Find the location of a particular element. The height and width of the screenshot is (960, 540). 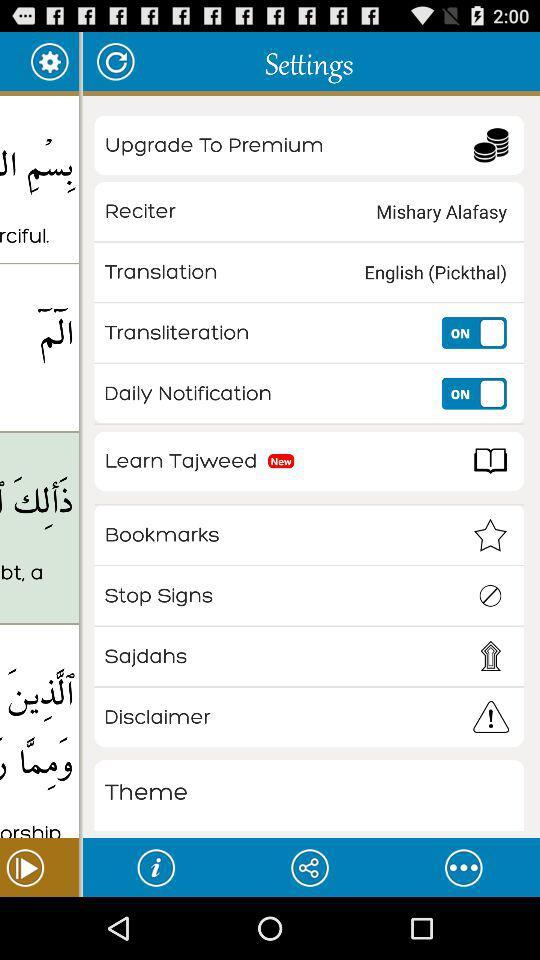

the settings icon is located at coordinates (49, 65).